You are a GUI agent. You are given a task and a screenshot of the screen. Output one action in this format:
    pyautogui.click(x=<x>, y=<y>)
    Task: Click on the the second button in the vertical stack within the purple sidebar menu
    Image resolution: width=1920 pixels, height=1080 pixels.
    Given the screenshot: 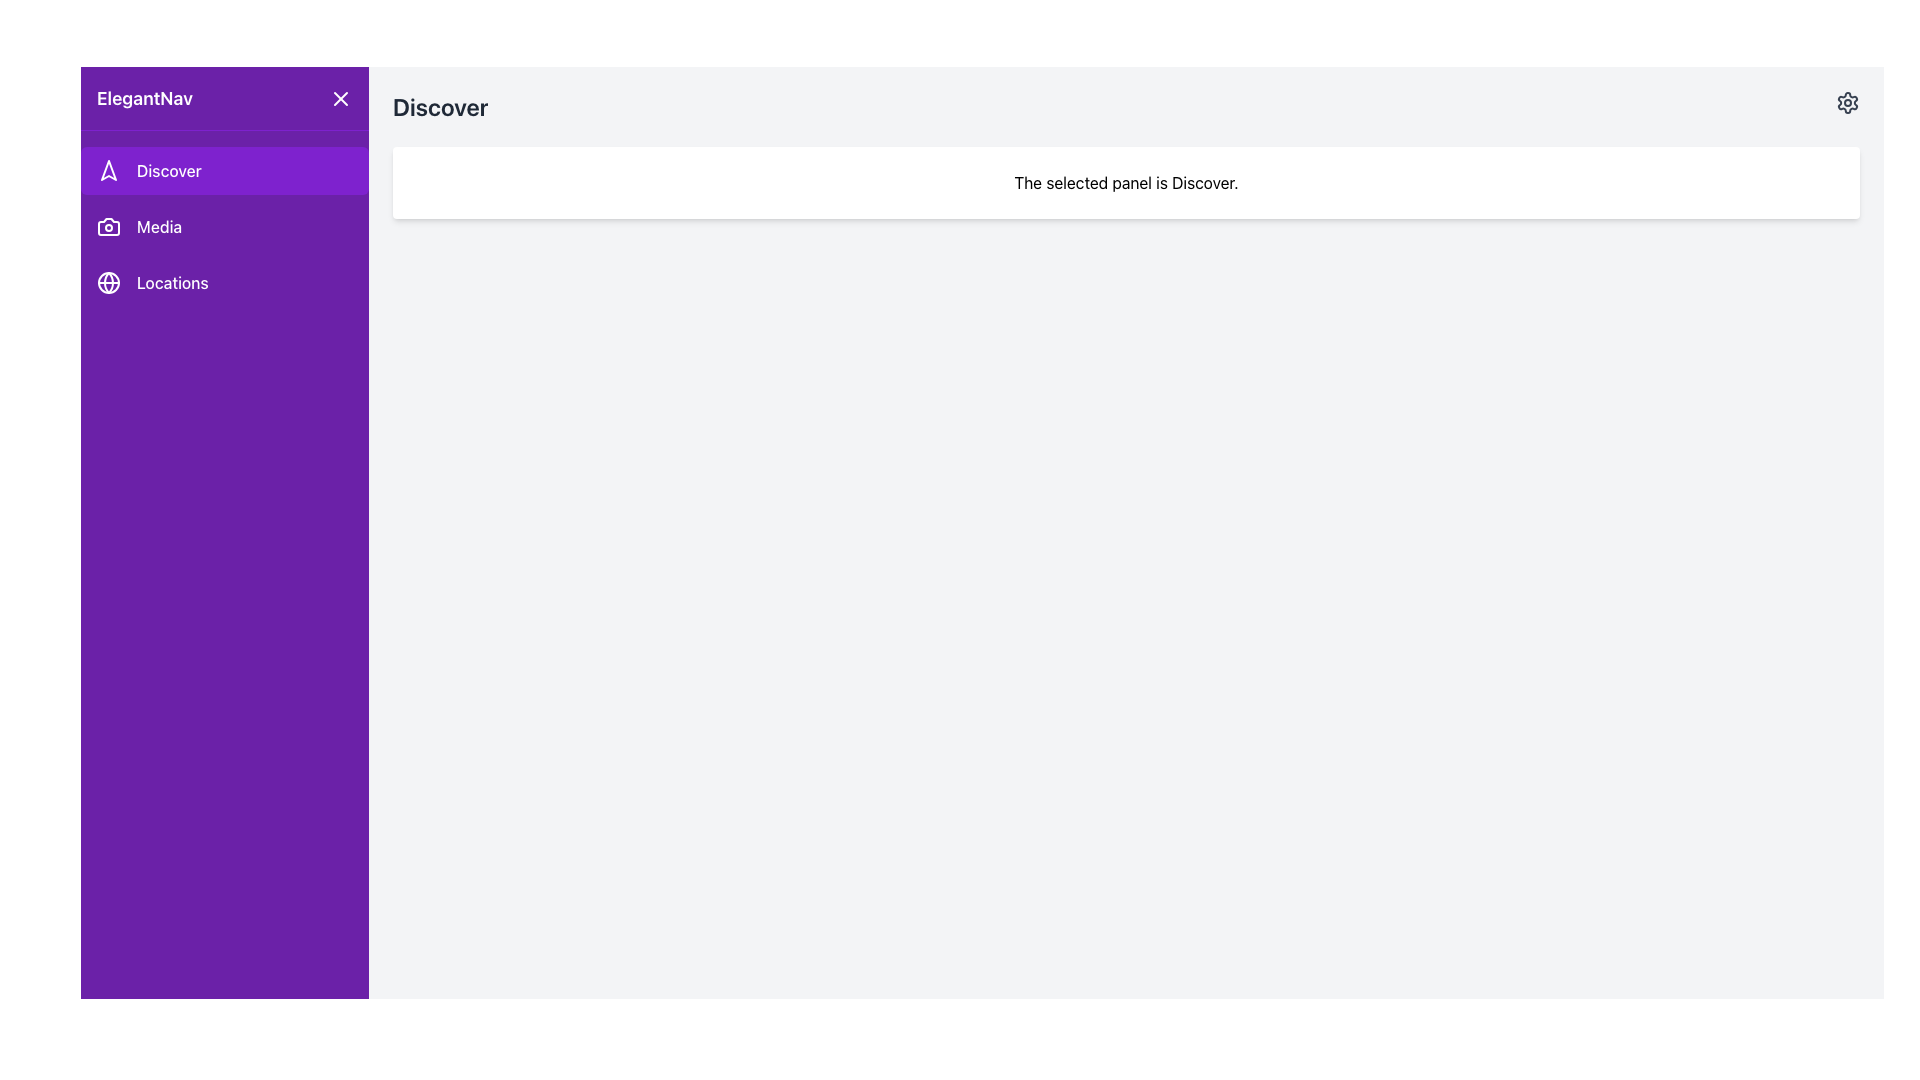 What is the action you would take?
    pyautogui.click(x=225, y=226)
    